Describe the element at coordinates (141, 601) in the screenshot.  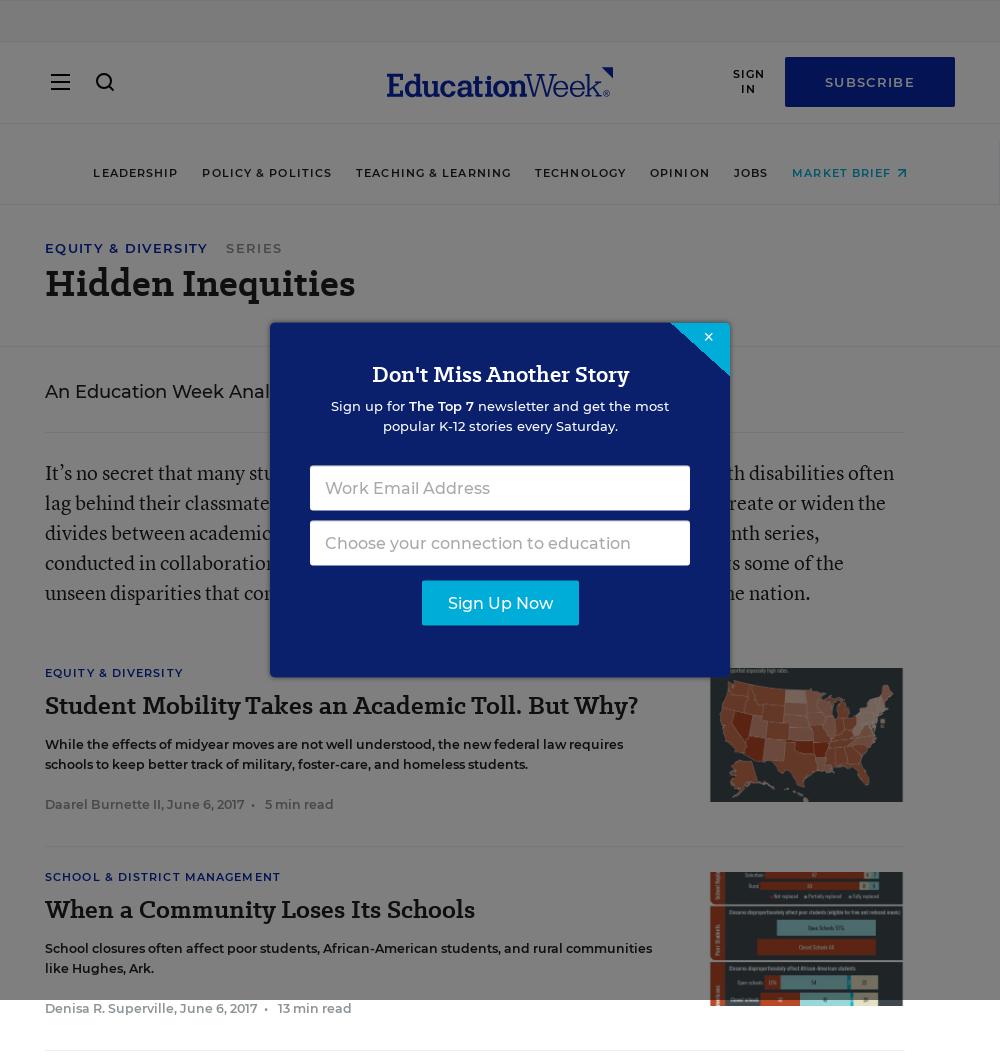
I see `'Group Subscriptions'` at that location.